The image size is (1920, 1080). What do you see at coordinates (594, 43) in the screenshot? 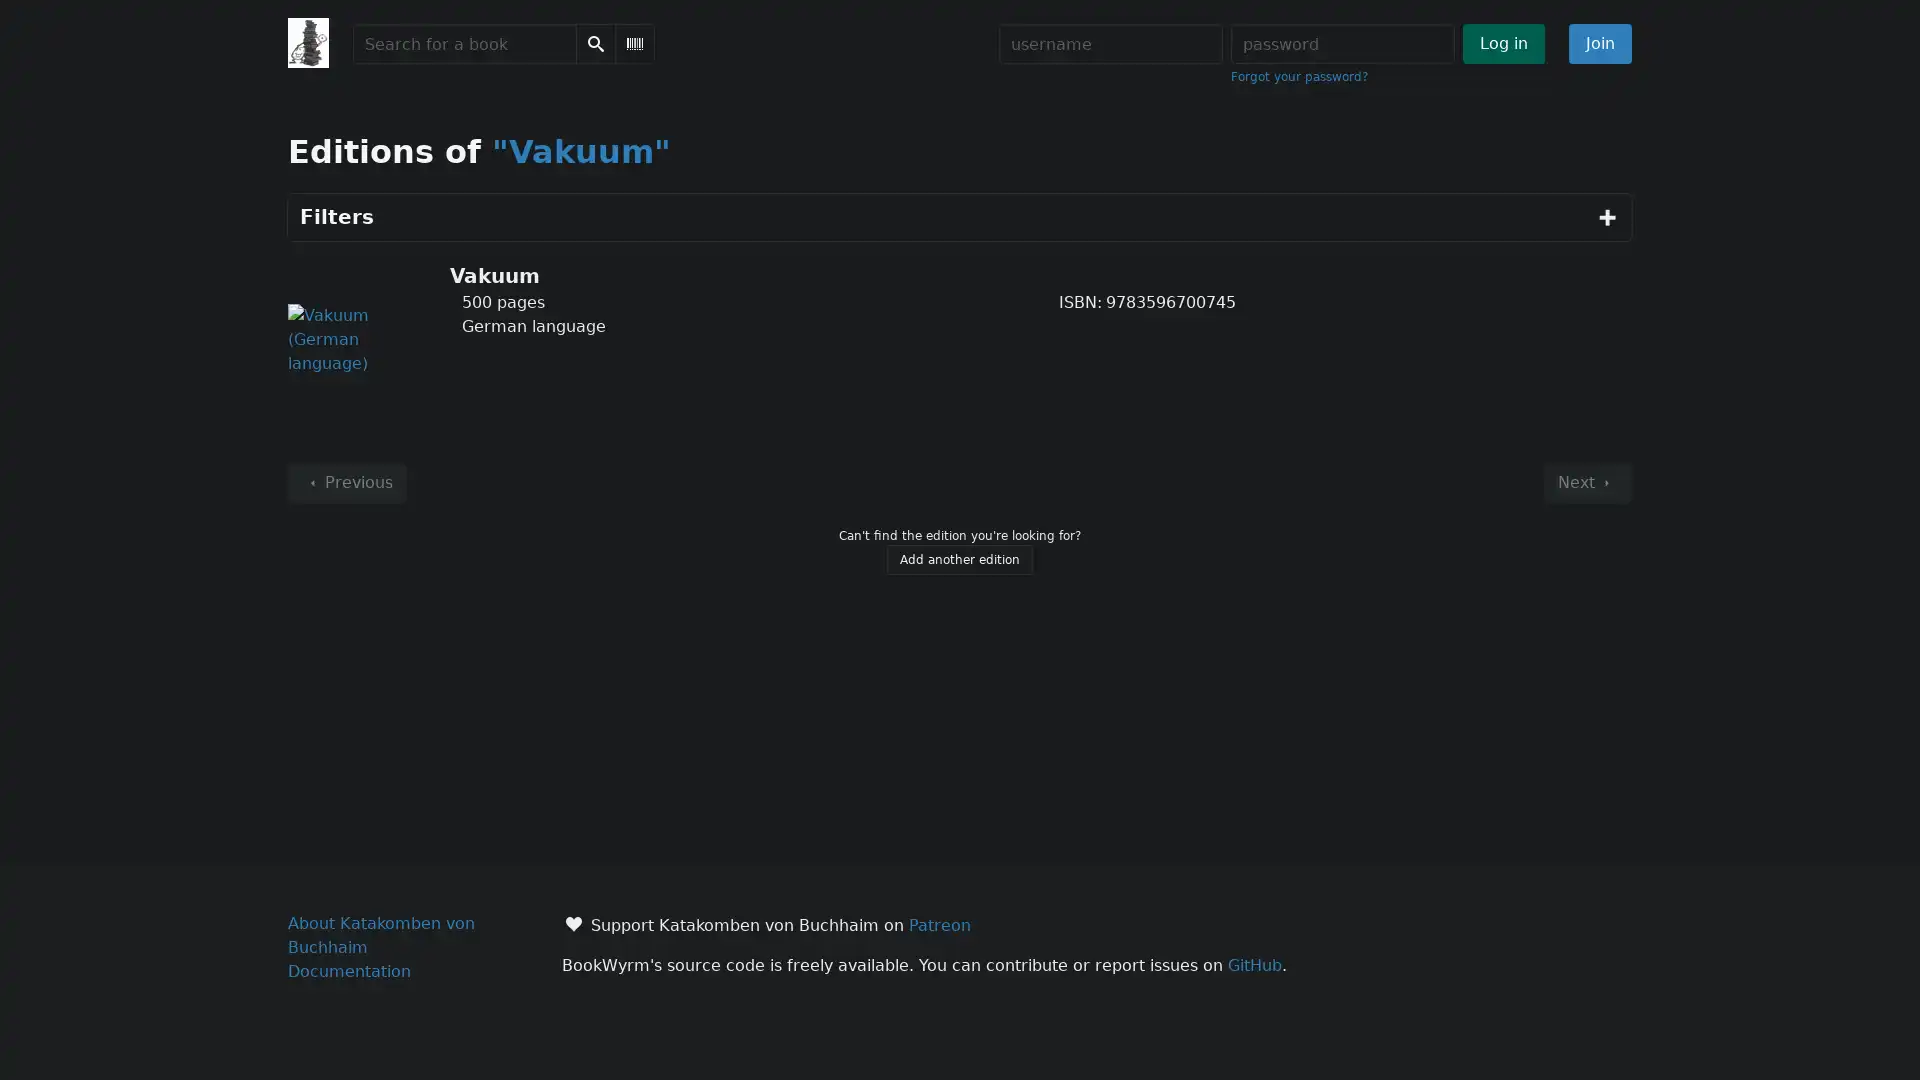
I see `Search` at bounding box center [594, 43].